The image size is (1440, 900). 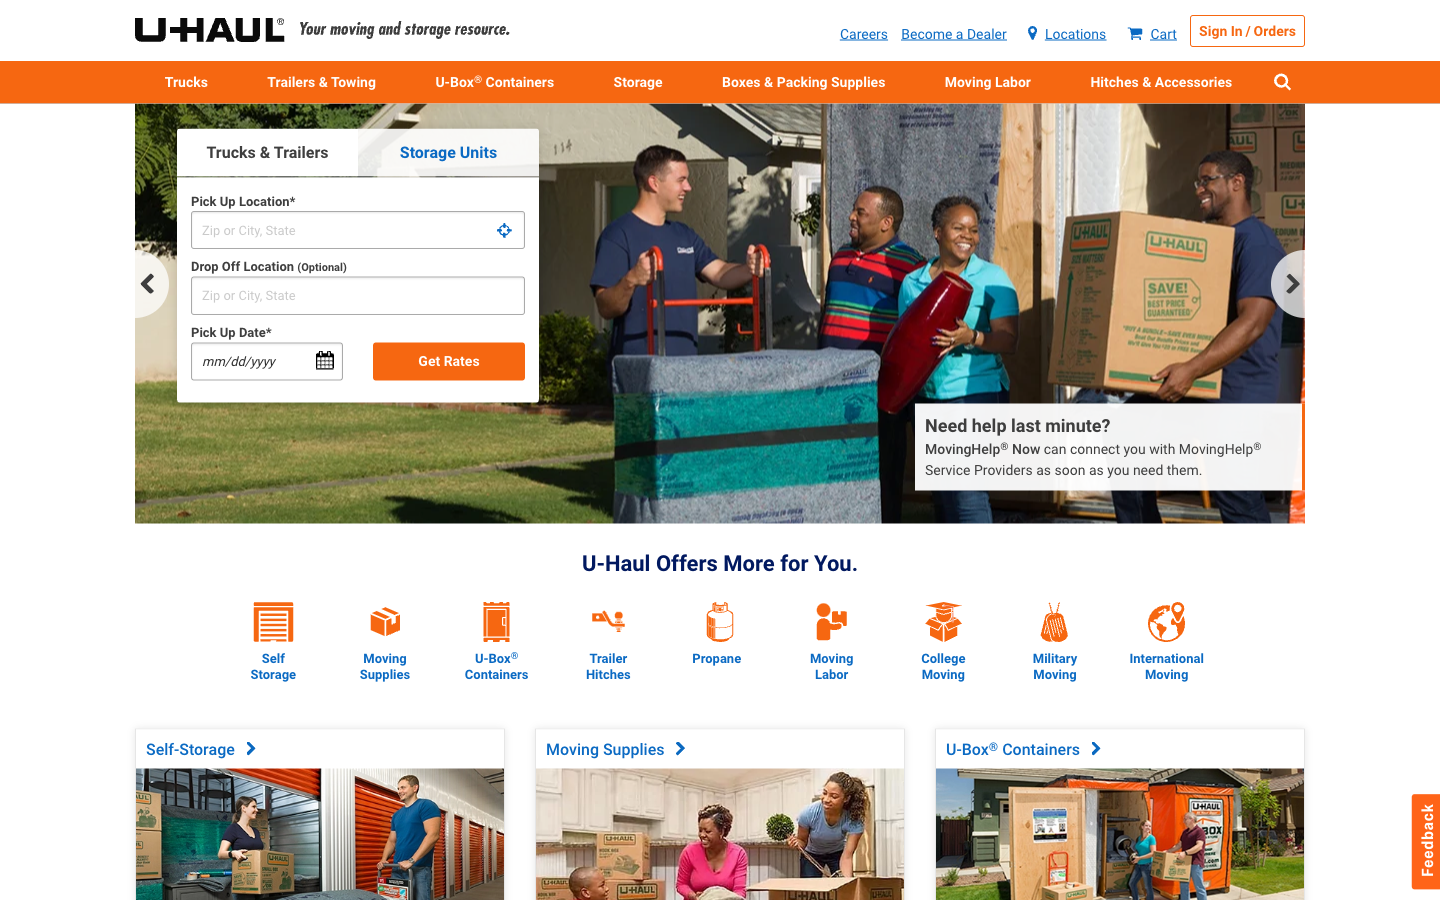 I want to click on Is there a veterans discount available?, so click(x=1054, y=604).